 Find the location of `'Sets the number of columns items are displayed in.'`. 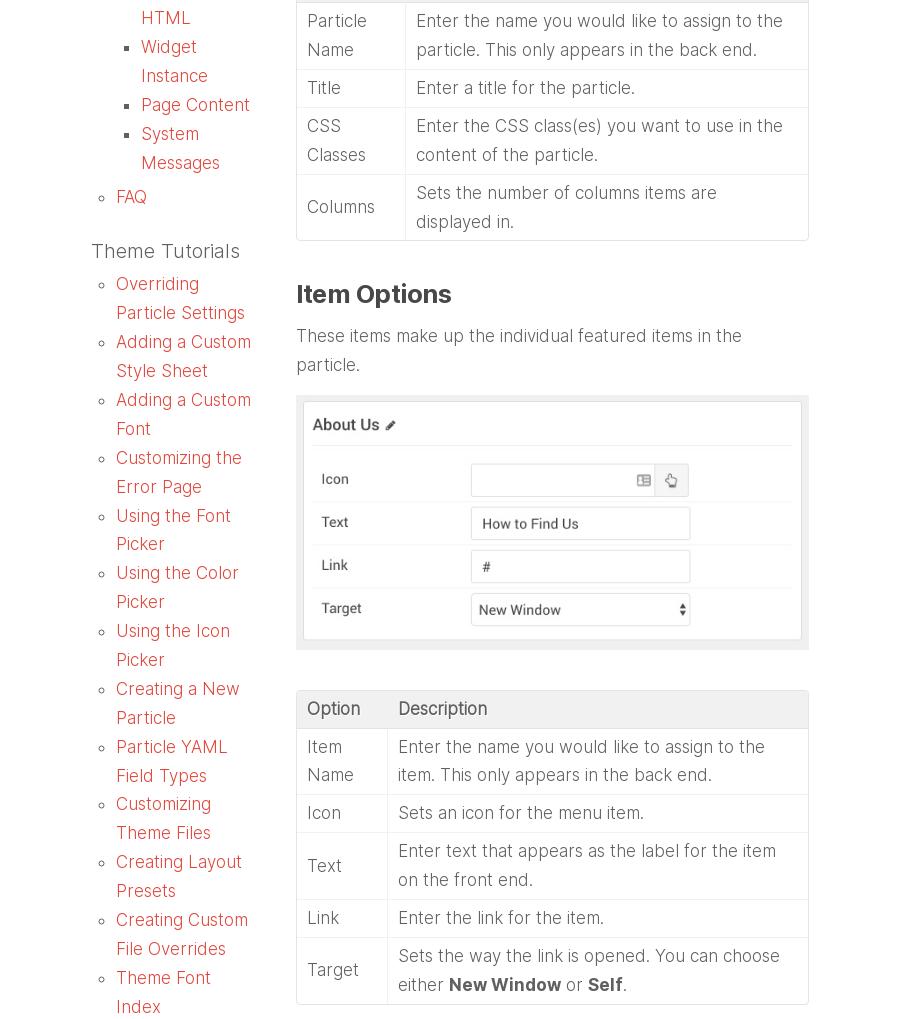

'Sets the number of columns items are displayed in.' is located at coordinates (415, 205).